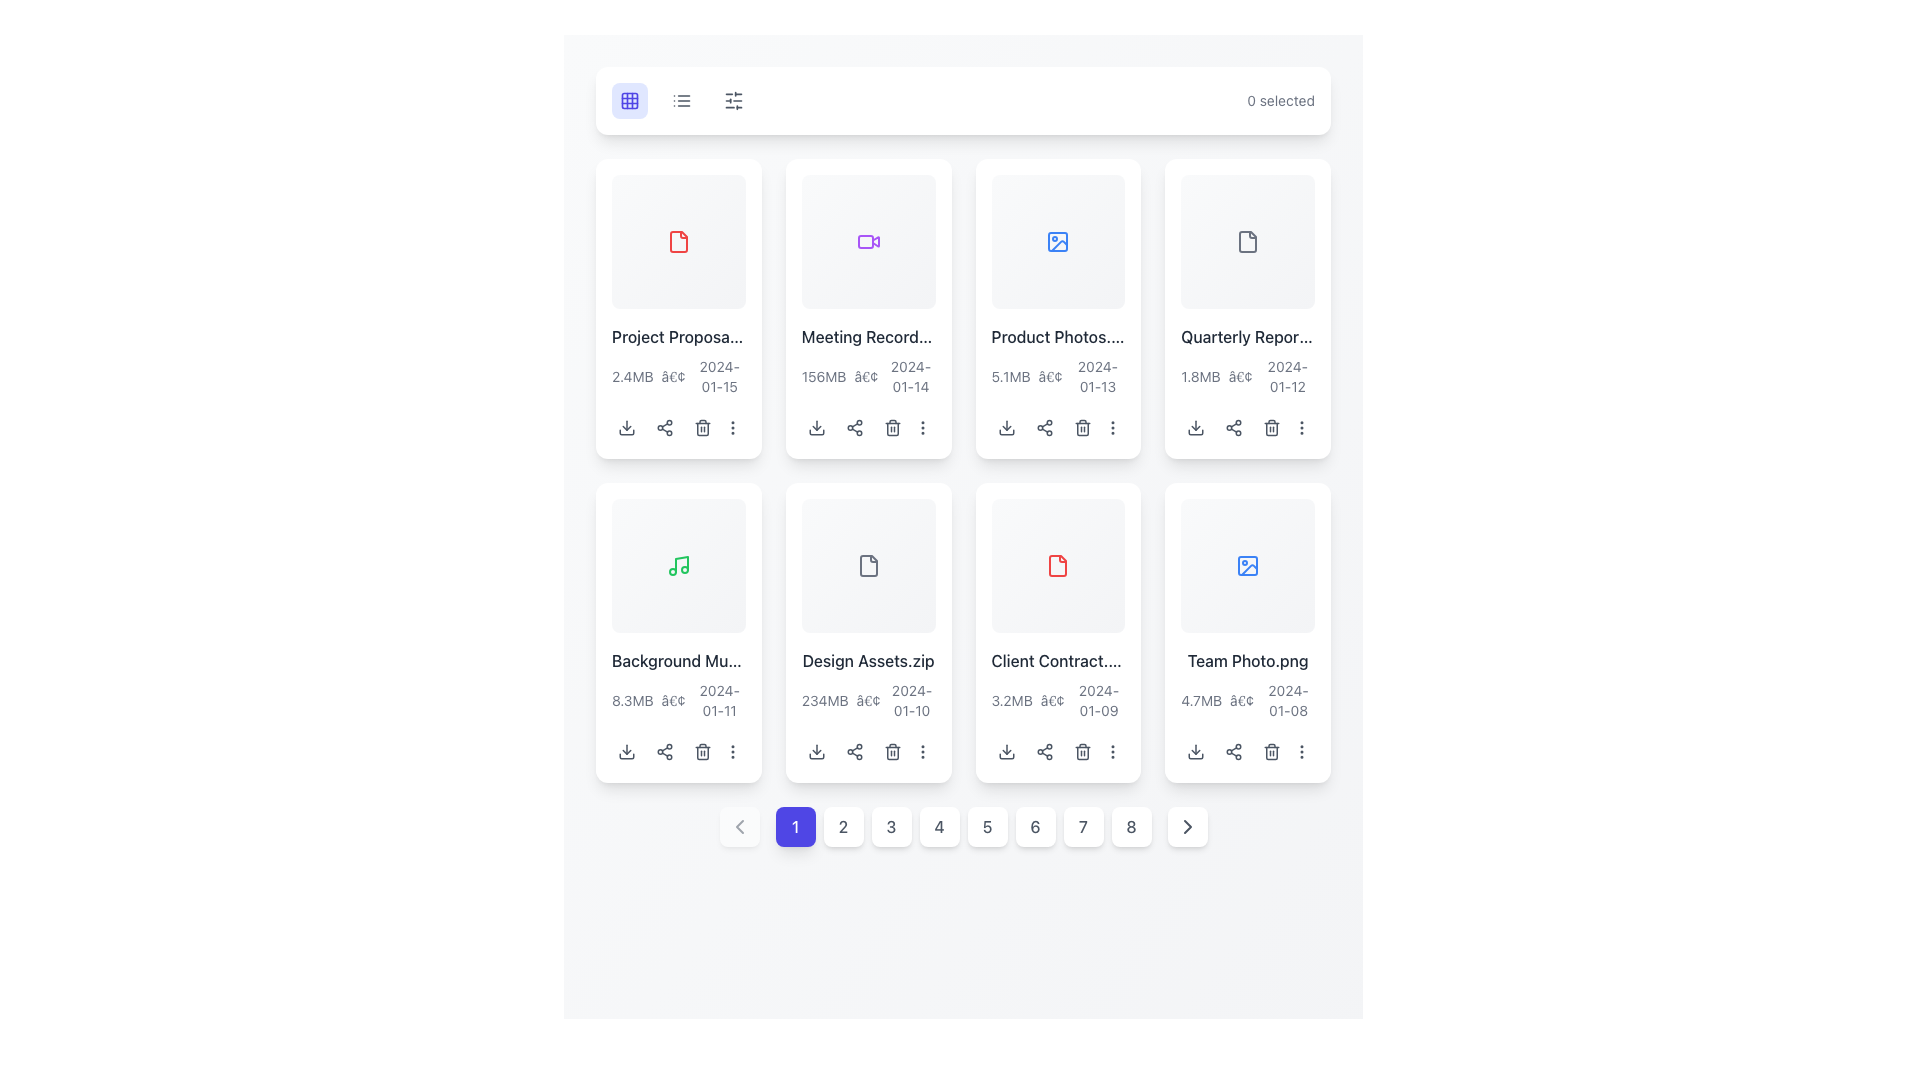 This screenshot has width=1920, height=1080. Describe the element at coordinates (1057, 565) in the screenshot. I see `the file icon representing 'Client Contract.pdf', located on the card in the second row, fourth column of the grid layout` at that location.